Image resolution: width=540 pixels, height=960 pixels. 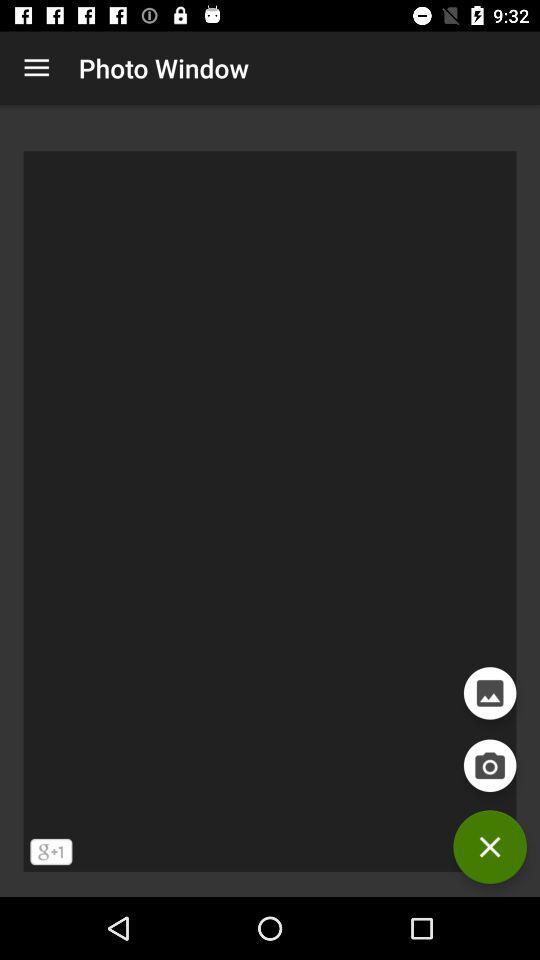 What do you see at coordinates (489, 764) in the screenshot?
I see `the photo icon` at bounding box center [489, 764].